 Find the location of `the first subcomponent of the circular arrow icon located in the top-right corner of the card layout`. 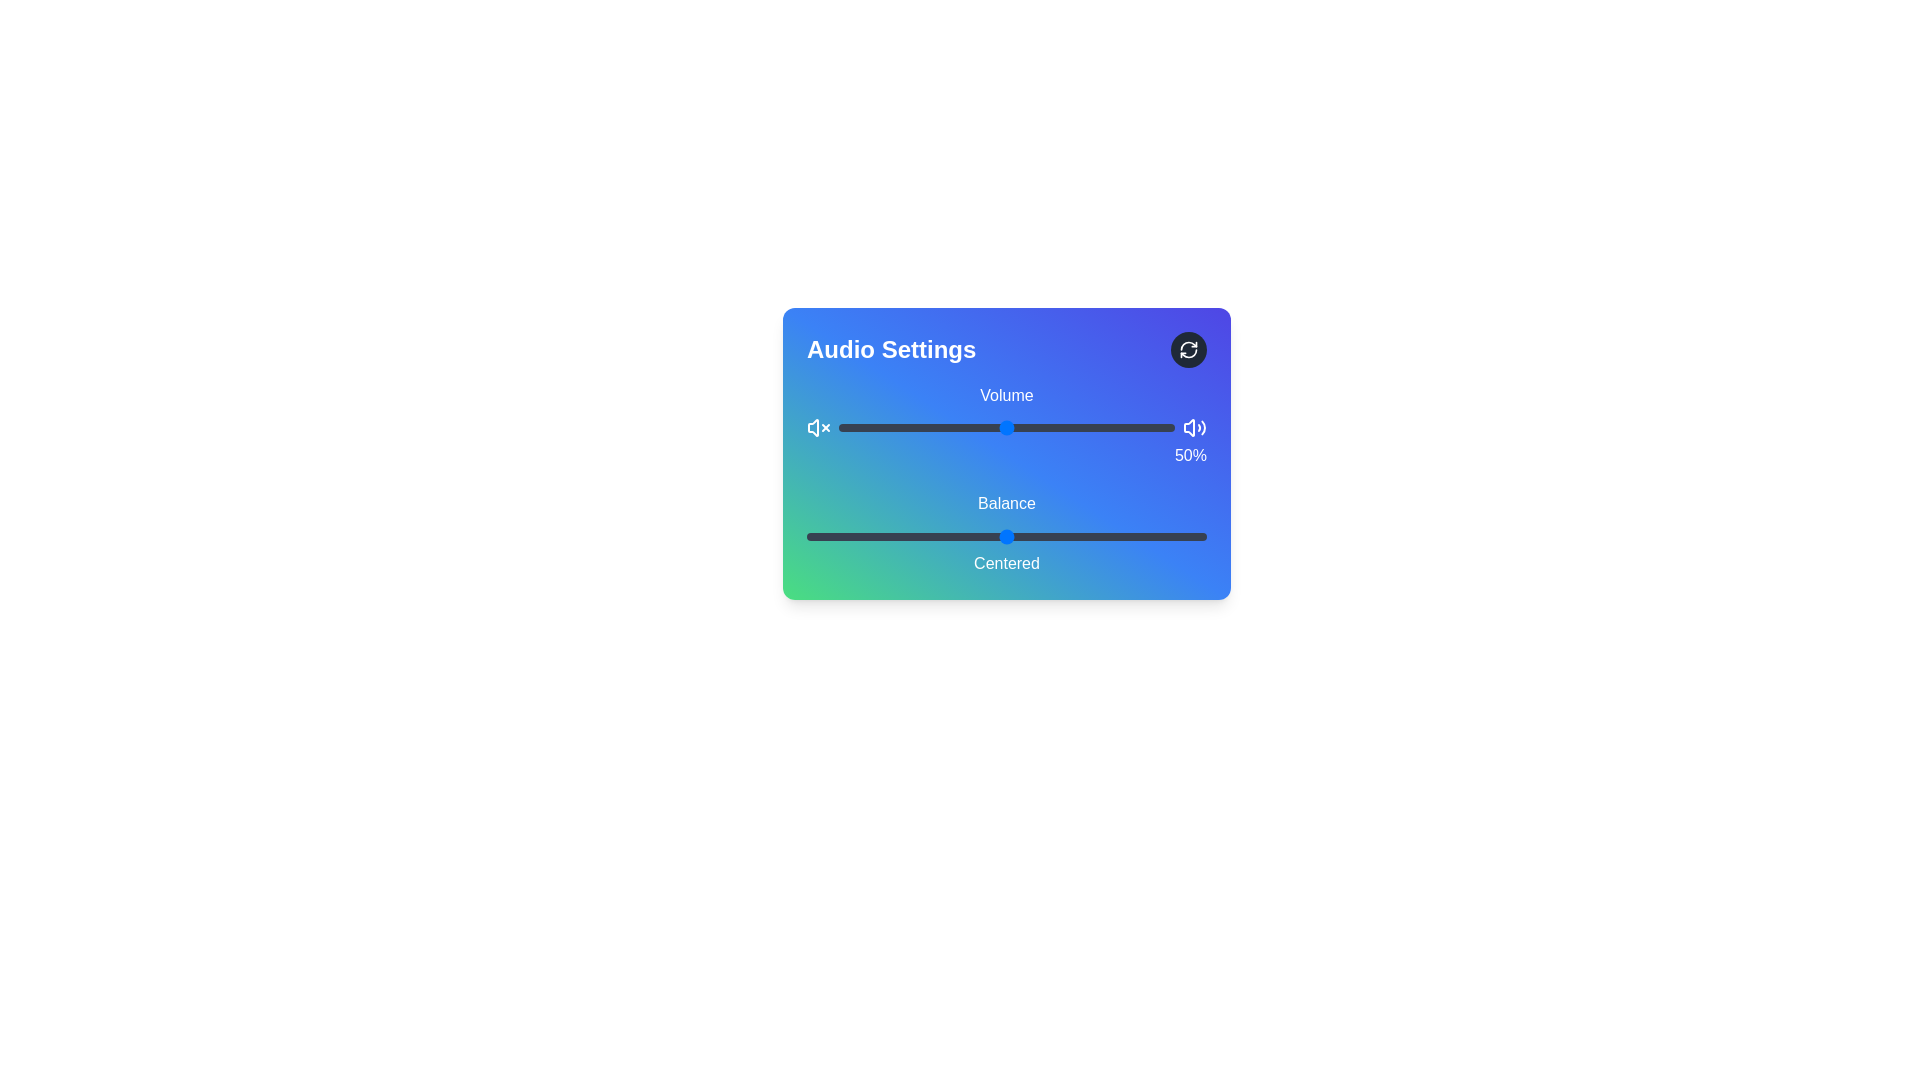

the first subcomponent of the circular arrow icon located in the top-right corner of the card layout is located at coordinates (1189, 345).